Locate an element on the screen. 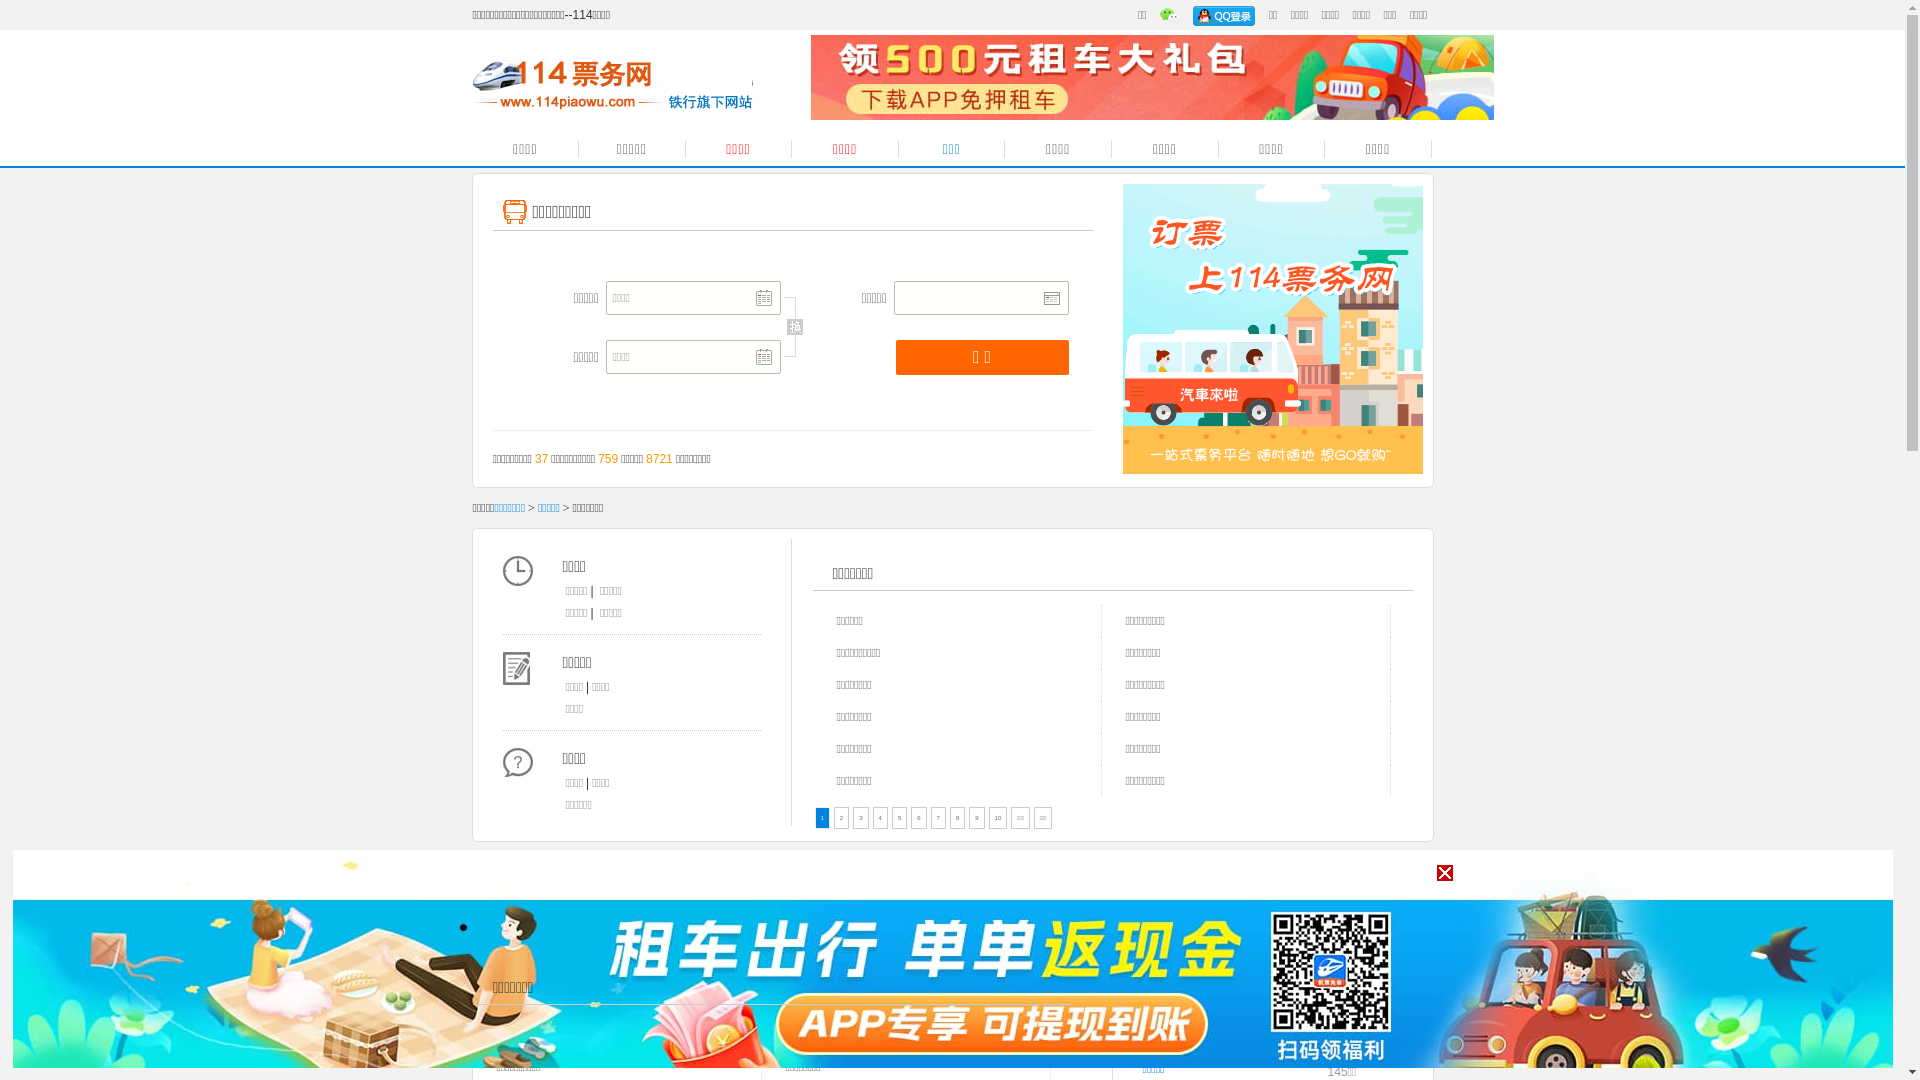  '2' is located at coordinates (834, 817).